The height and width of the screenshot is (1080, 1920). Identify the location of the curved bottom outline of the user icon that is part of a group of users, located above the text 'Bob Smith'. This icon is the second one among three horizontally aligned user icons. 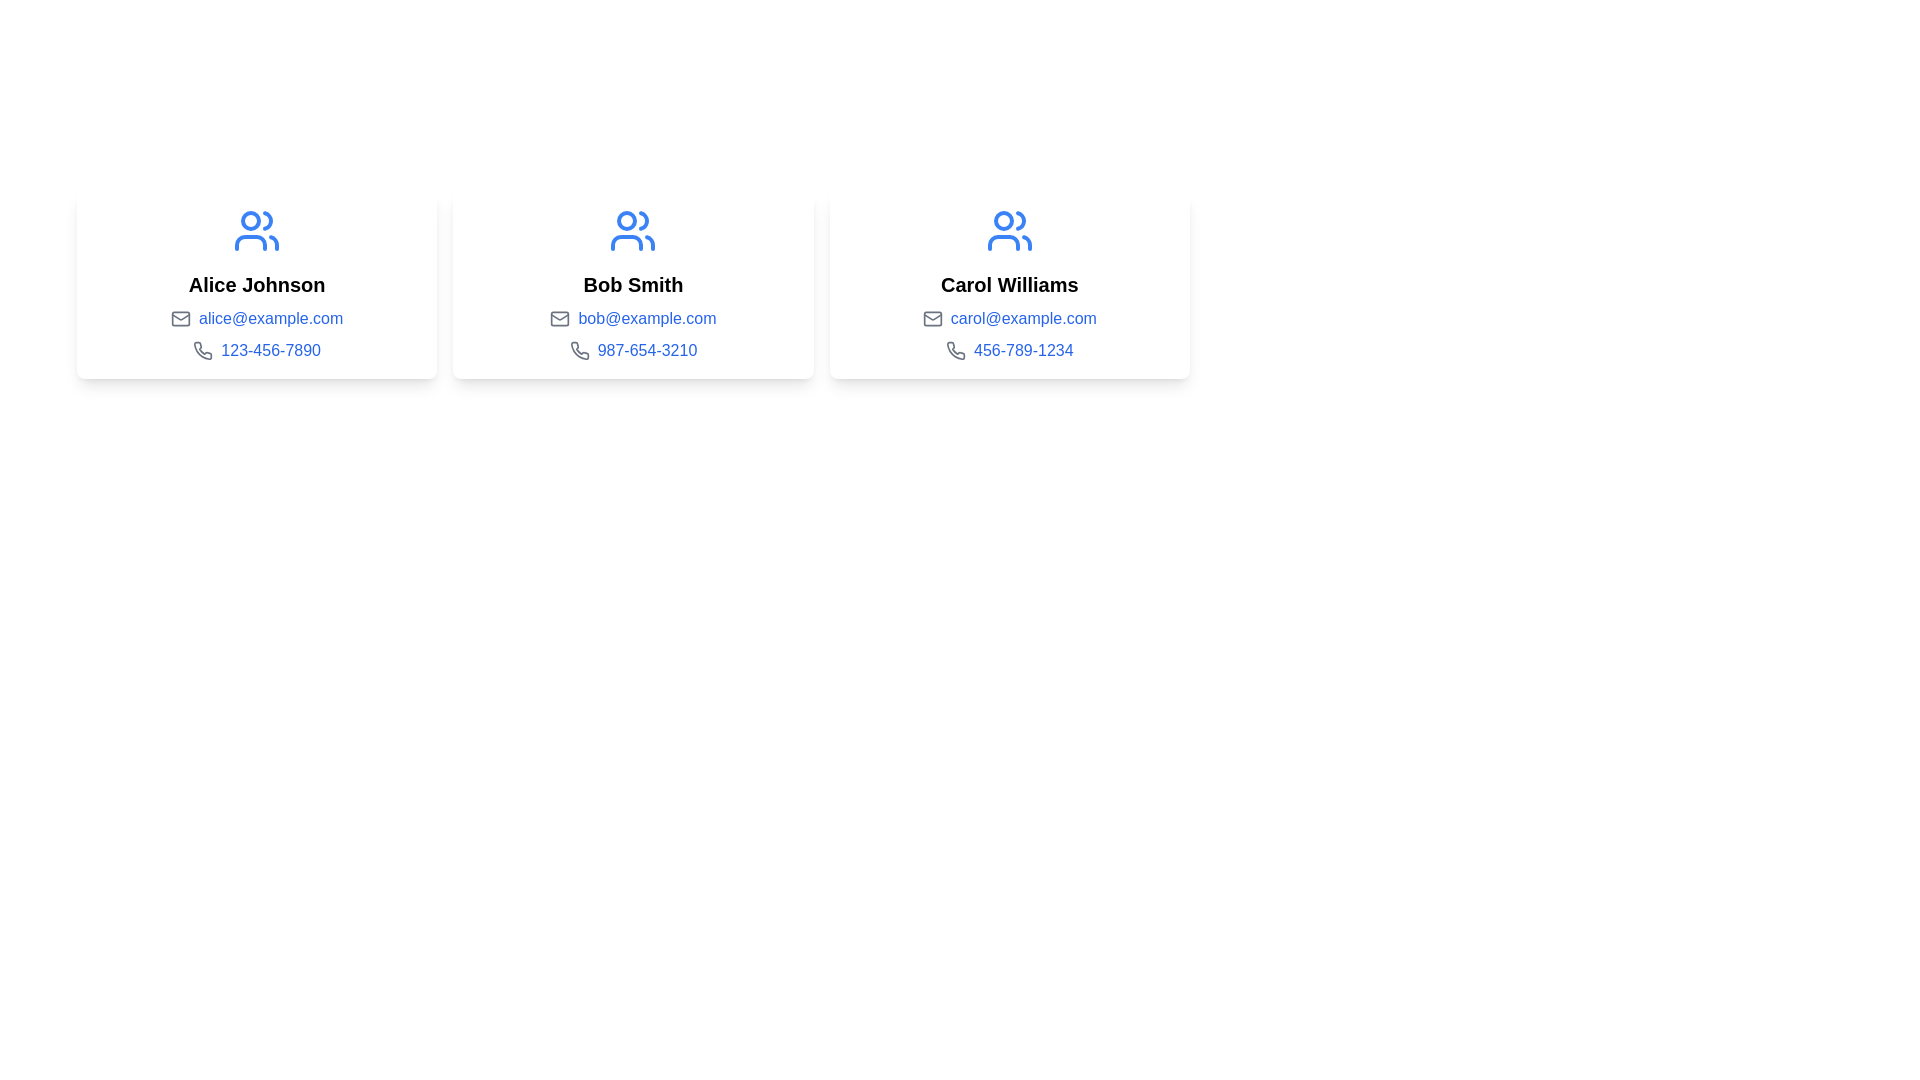
(626, 242).